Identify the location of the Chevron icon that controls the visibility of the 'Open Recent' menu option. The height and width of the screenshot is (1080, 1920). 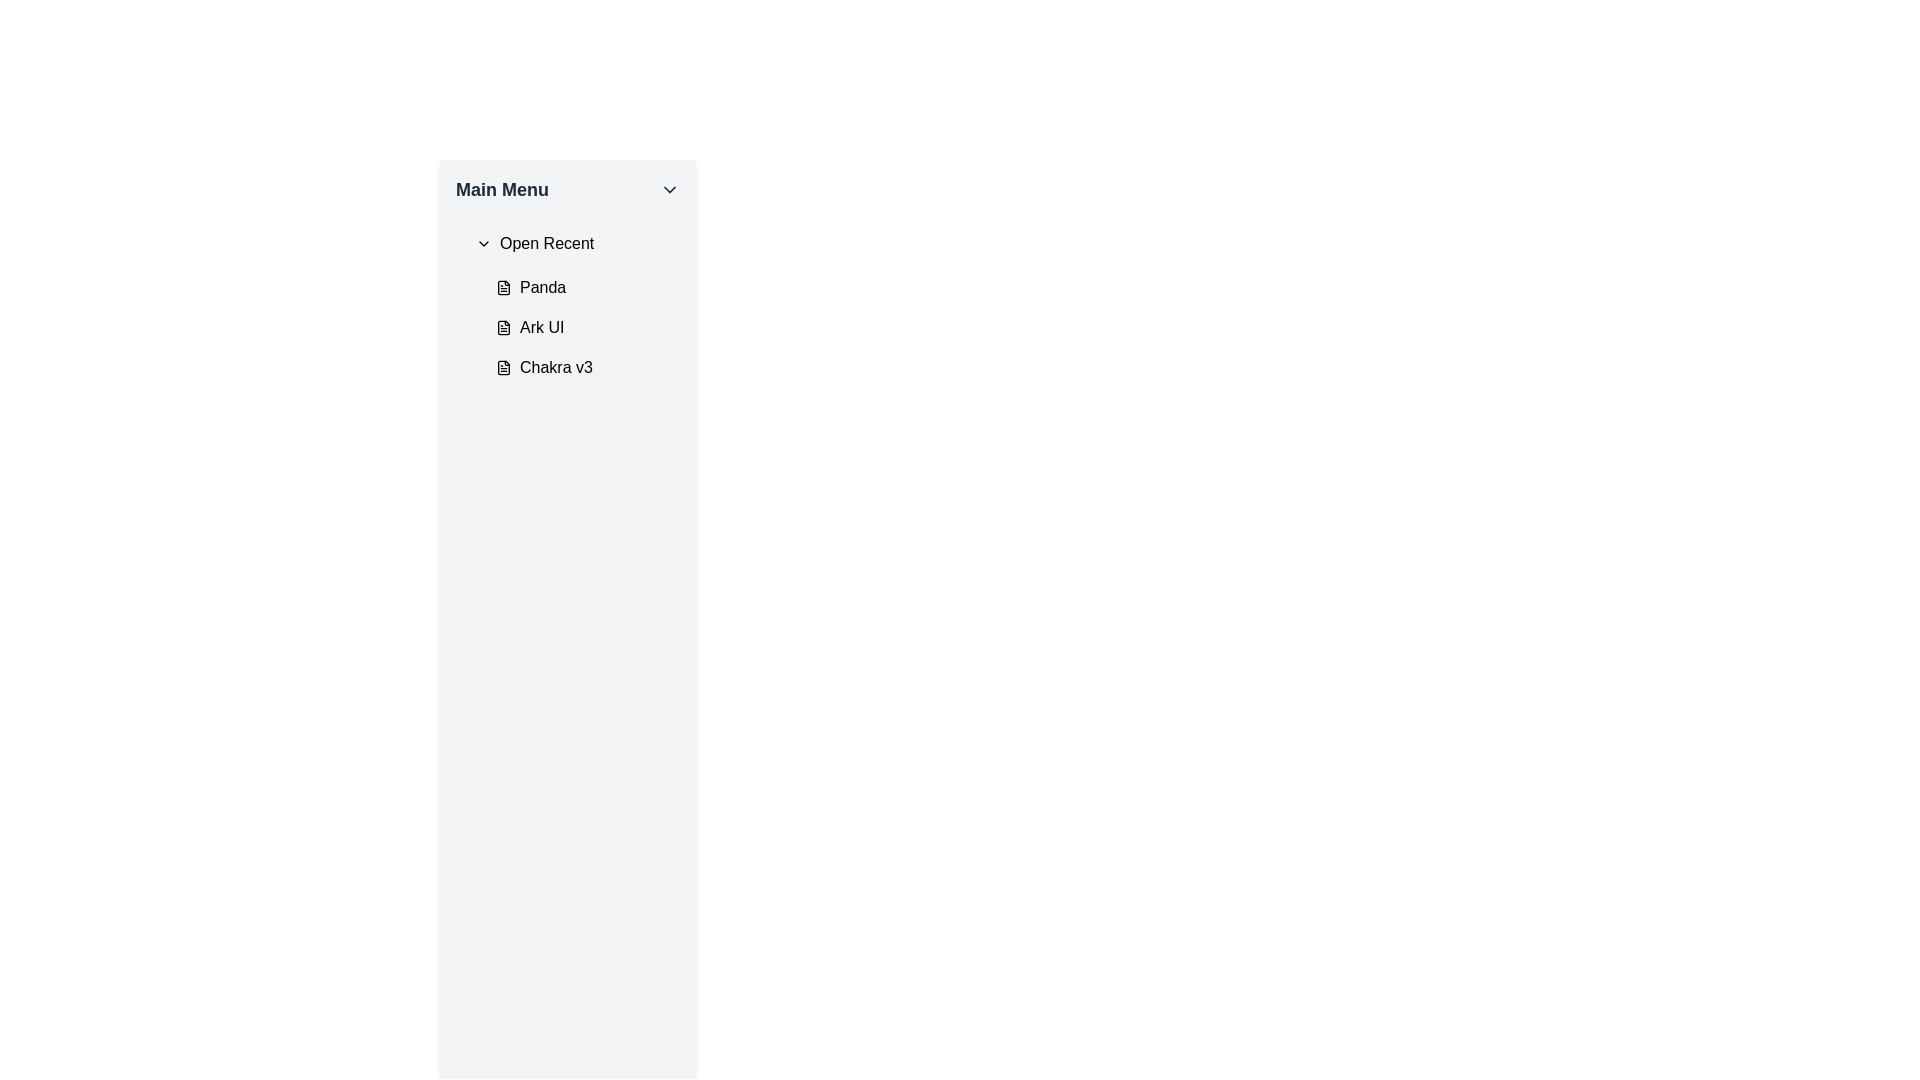
(484, 242).